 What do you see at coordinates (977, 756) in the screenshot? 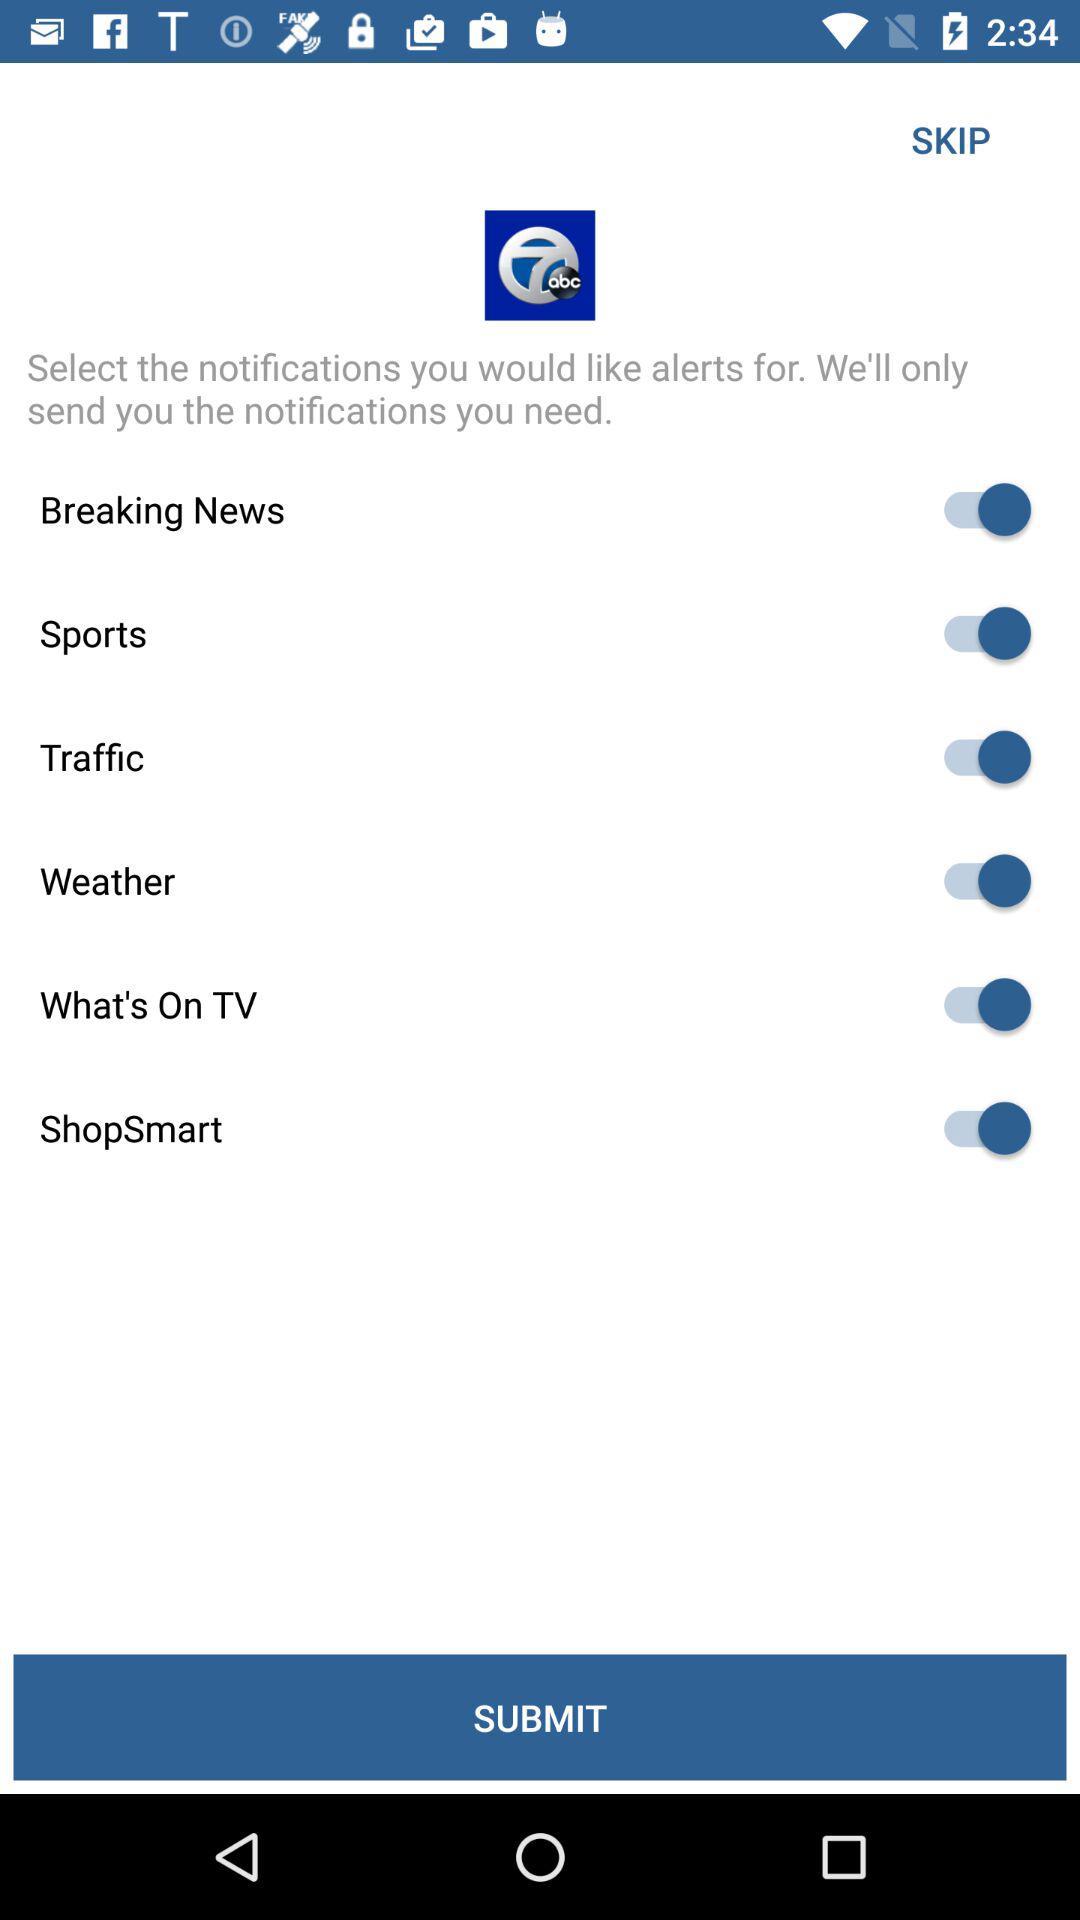
I see `on off` at bounding box center [977, 756].